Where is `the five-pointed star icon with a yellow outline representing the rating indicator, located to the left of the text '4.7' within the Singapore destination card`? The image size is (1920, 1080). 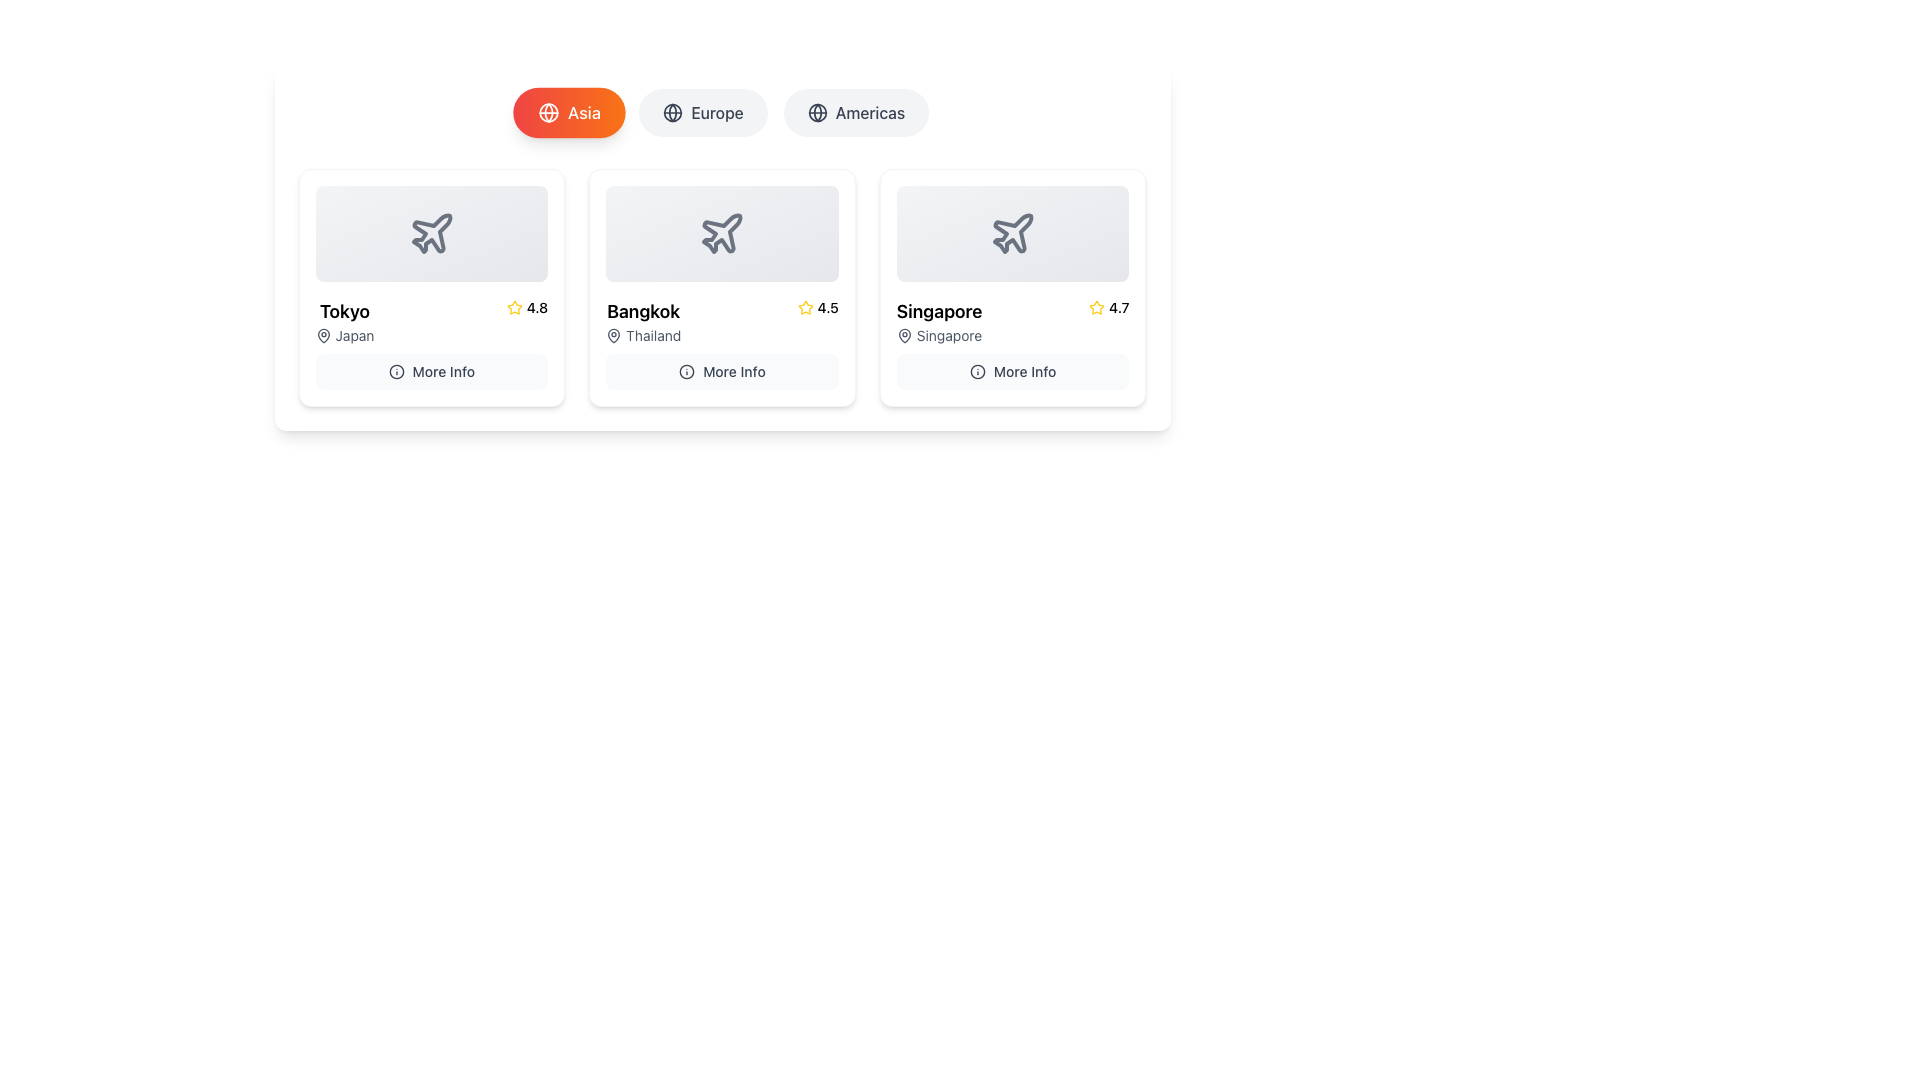 the five-pointed star icon with a yellow outline representing the rating indicator, located to the left of the text '4.7' within the Singapore destination card is located at coordinates (1096, 308).